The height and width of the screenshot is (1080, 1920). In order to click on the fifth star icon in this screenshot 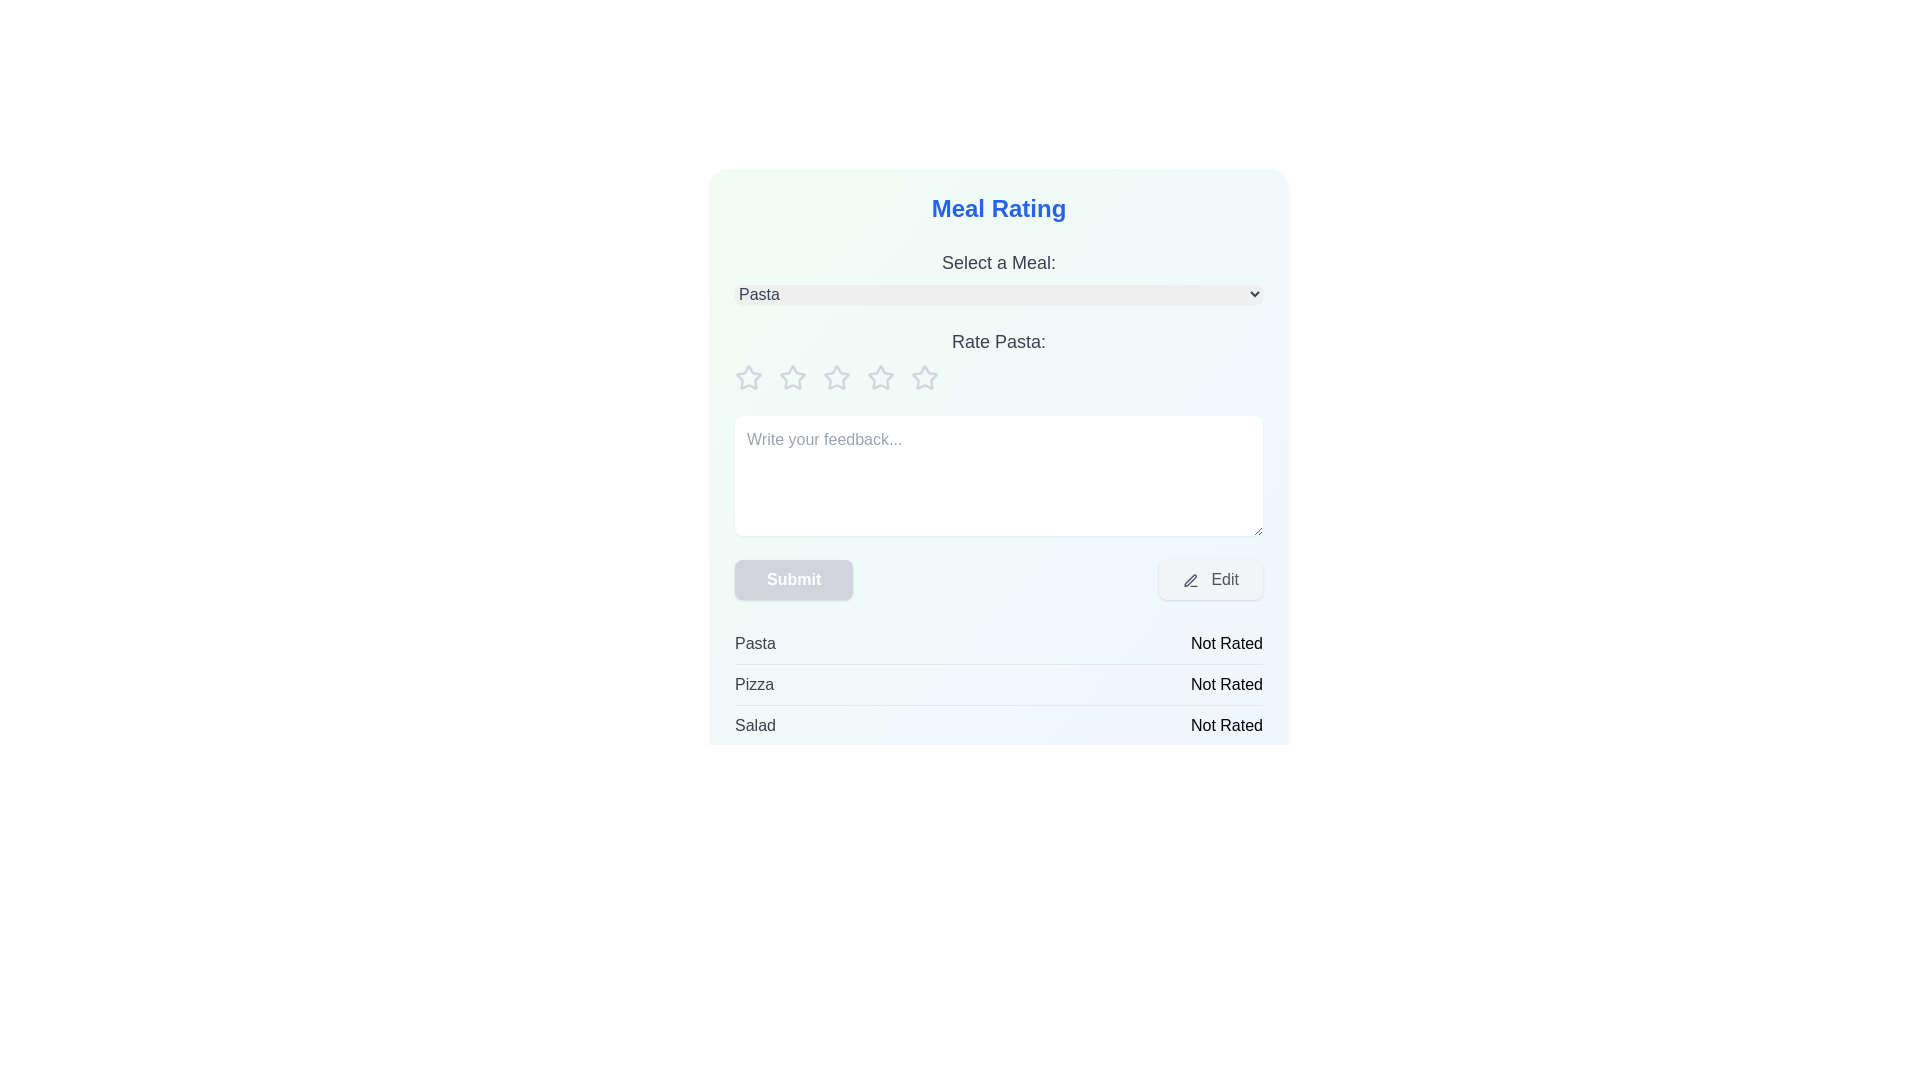, I will do `click(923, 377)`.